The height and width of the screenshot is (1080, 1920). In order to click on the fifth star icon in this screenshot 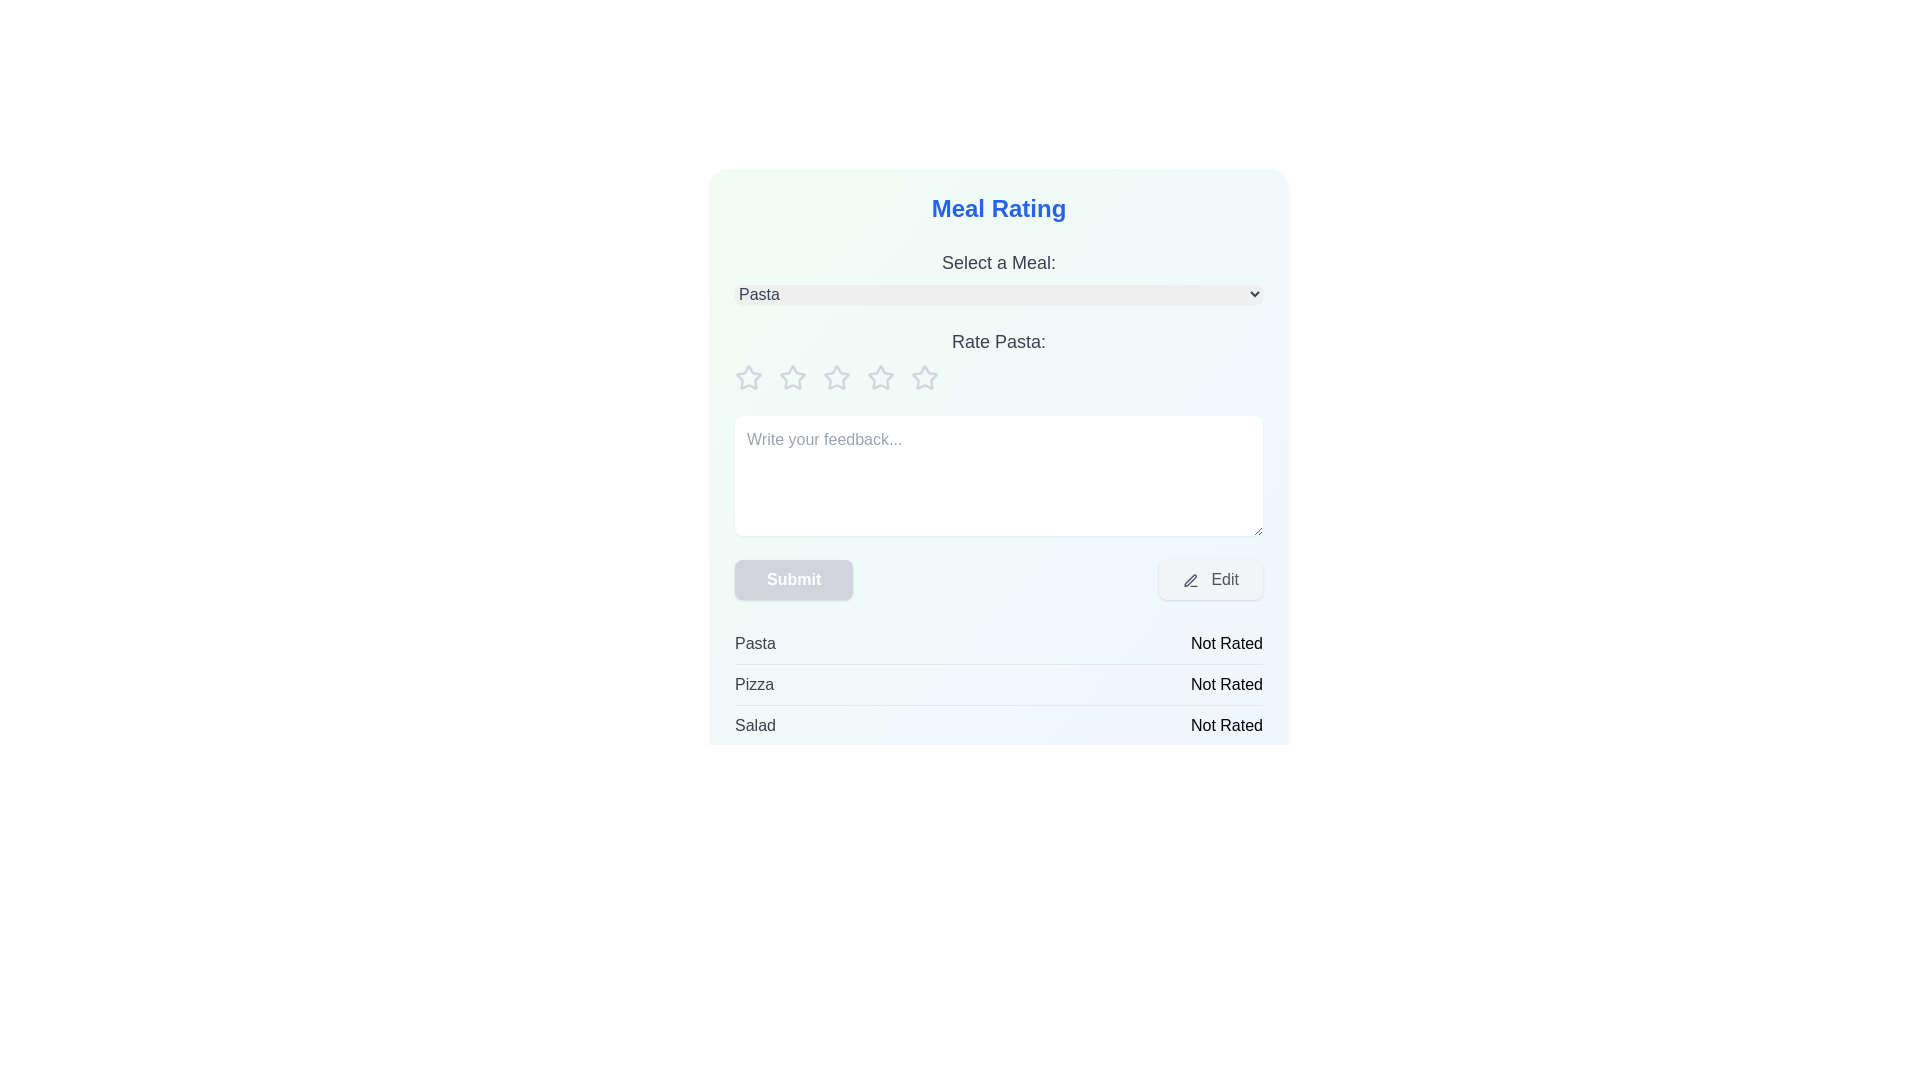, I will do `click(923, 377)`.